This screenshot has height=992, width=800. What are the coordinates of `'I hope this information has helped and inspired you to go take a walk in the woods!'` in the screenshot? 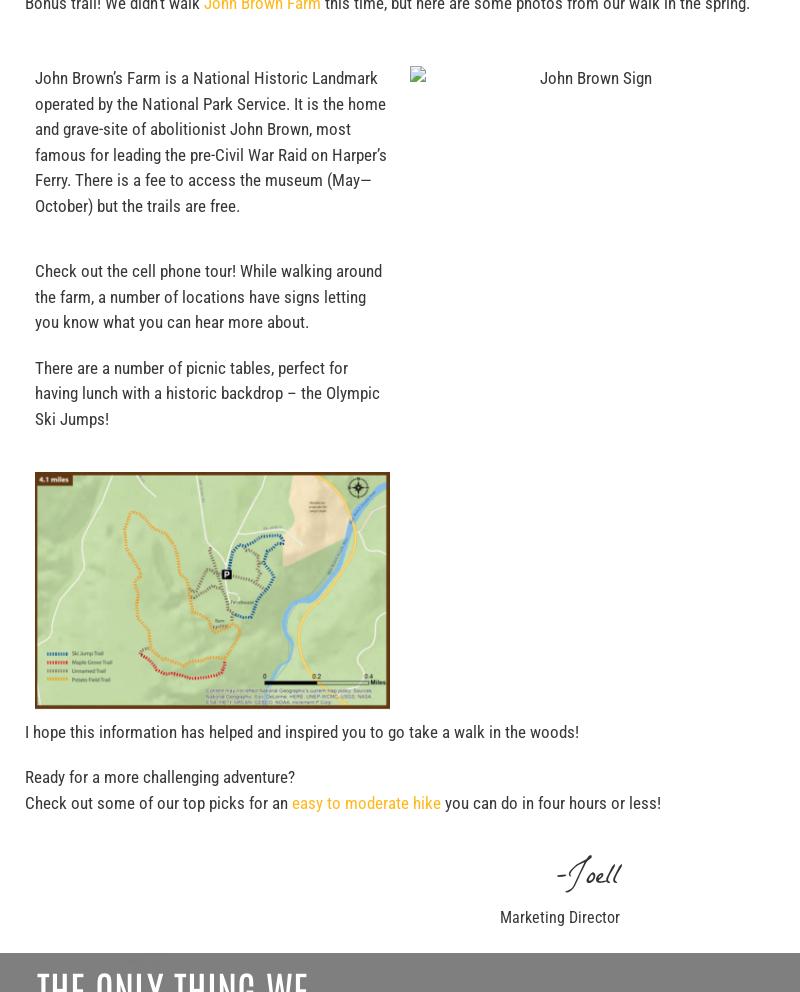 It's located at (301, 731).